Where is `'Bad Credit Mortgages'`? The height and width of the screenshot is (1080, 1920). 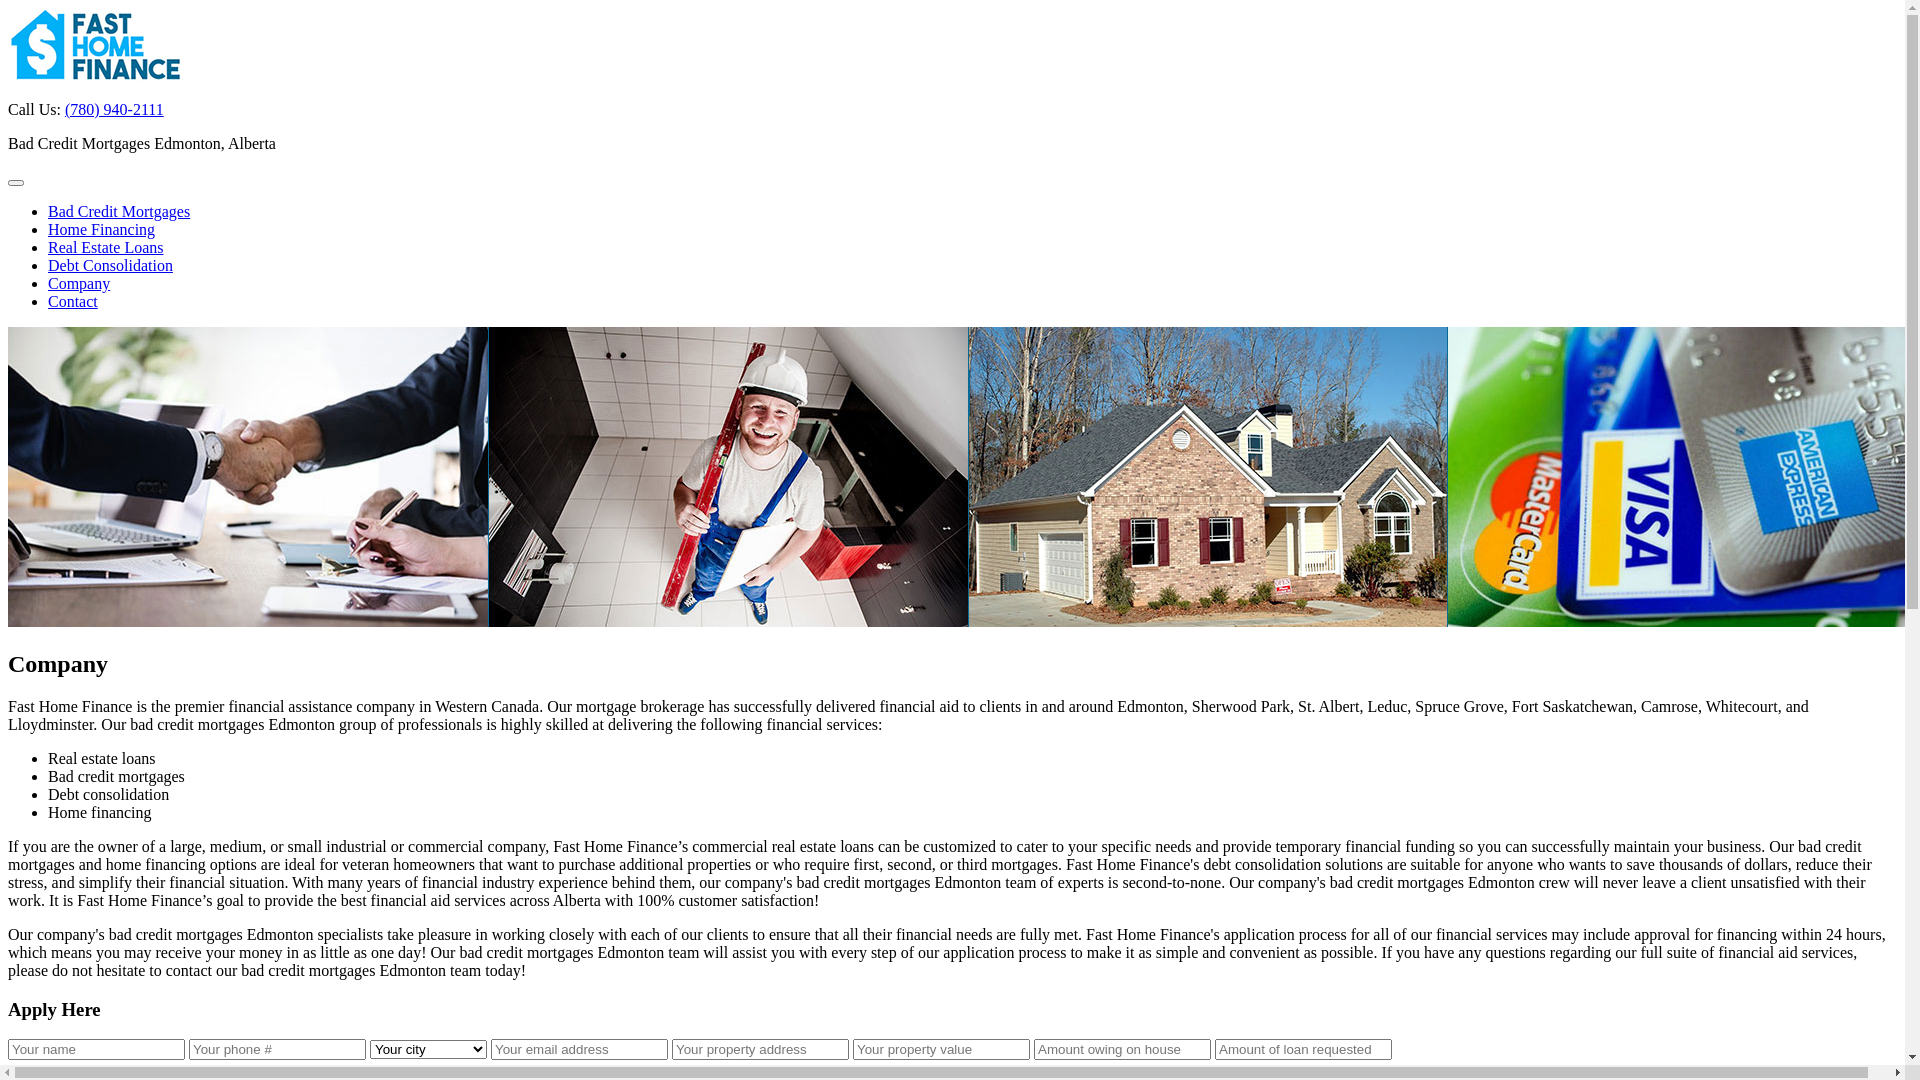
'Bad Credit Mortgages' is located at coordinates (118, 211).